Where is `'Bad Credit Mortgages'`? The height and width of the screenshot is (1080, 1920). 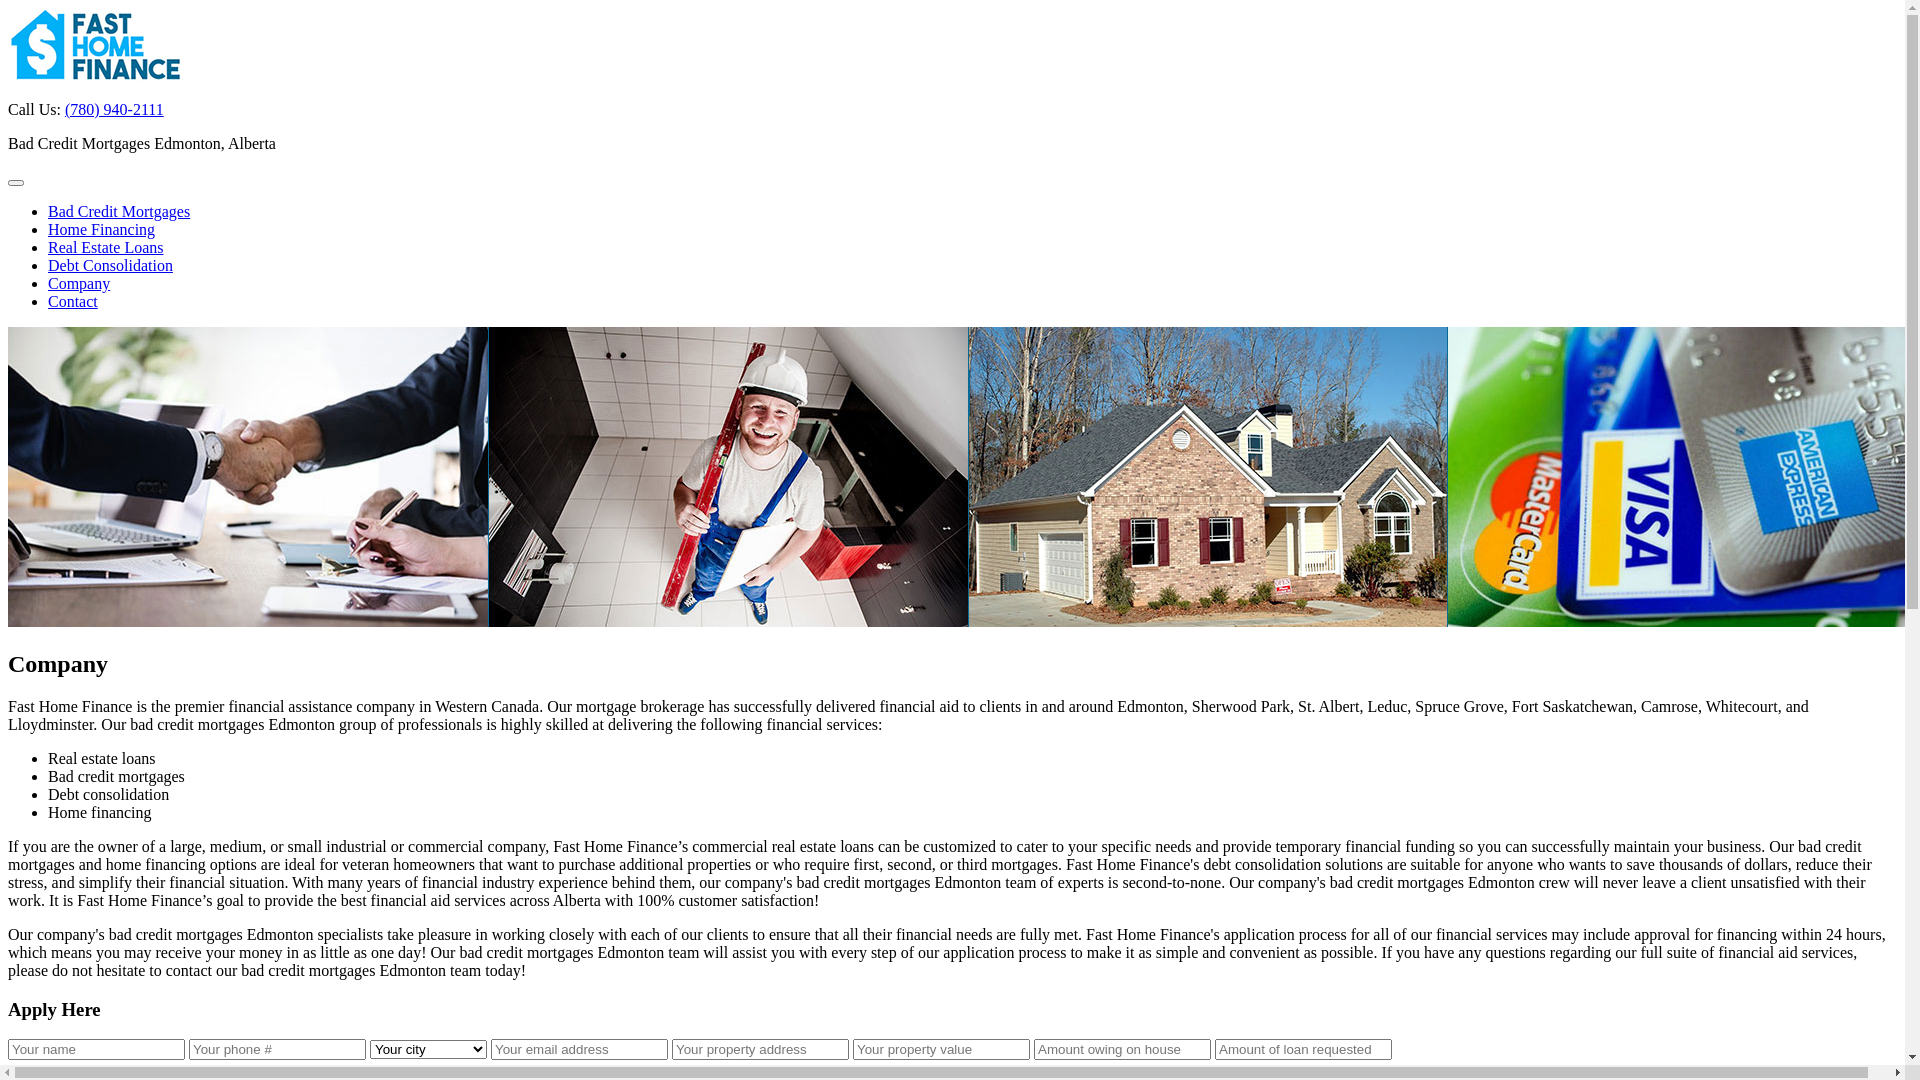
'Bad Credit Mortgages' is located at coordinates (118, 211).